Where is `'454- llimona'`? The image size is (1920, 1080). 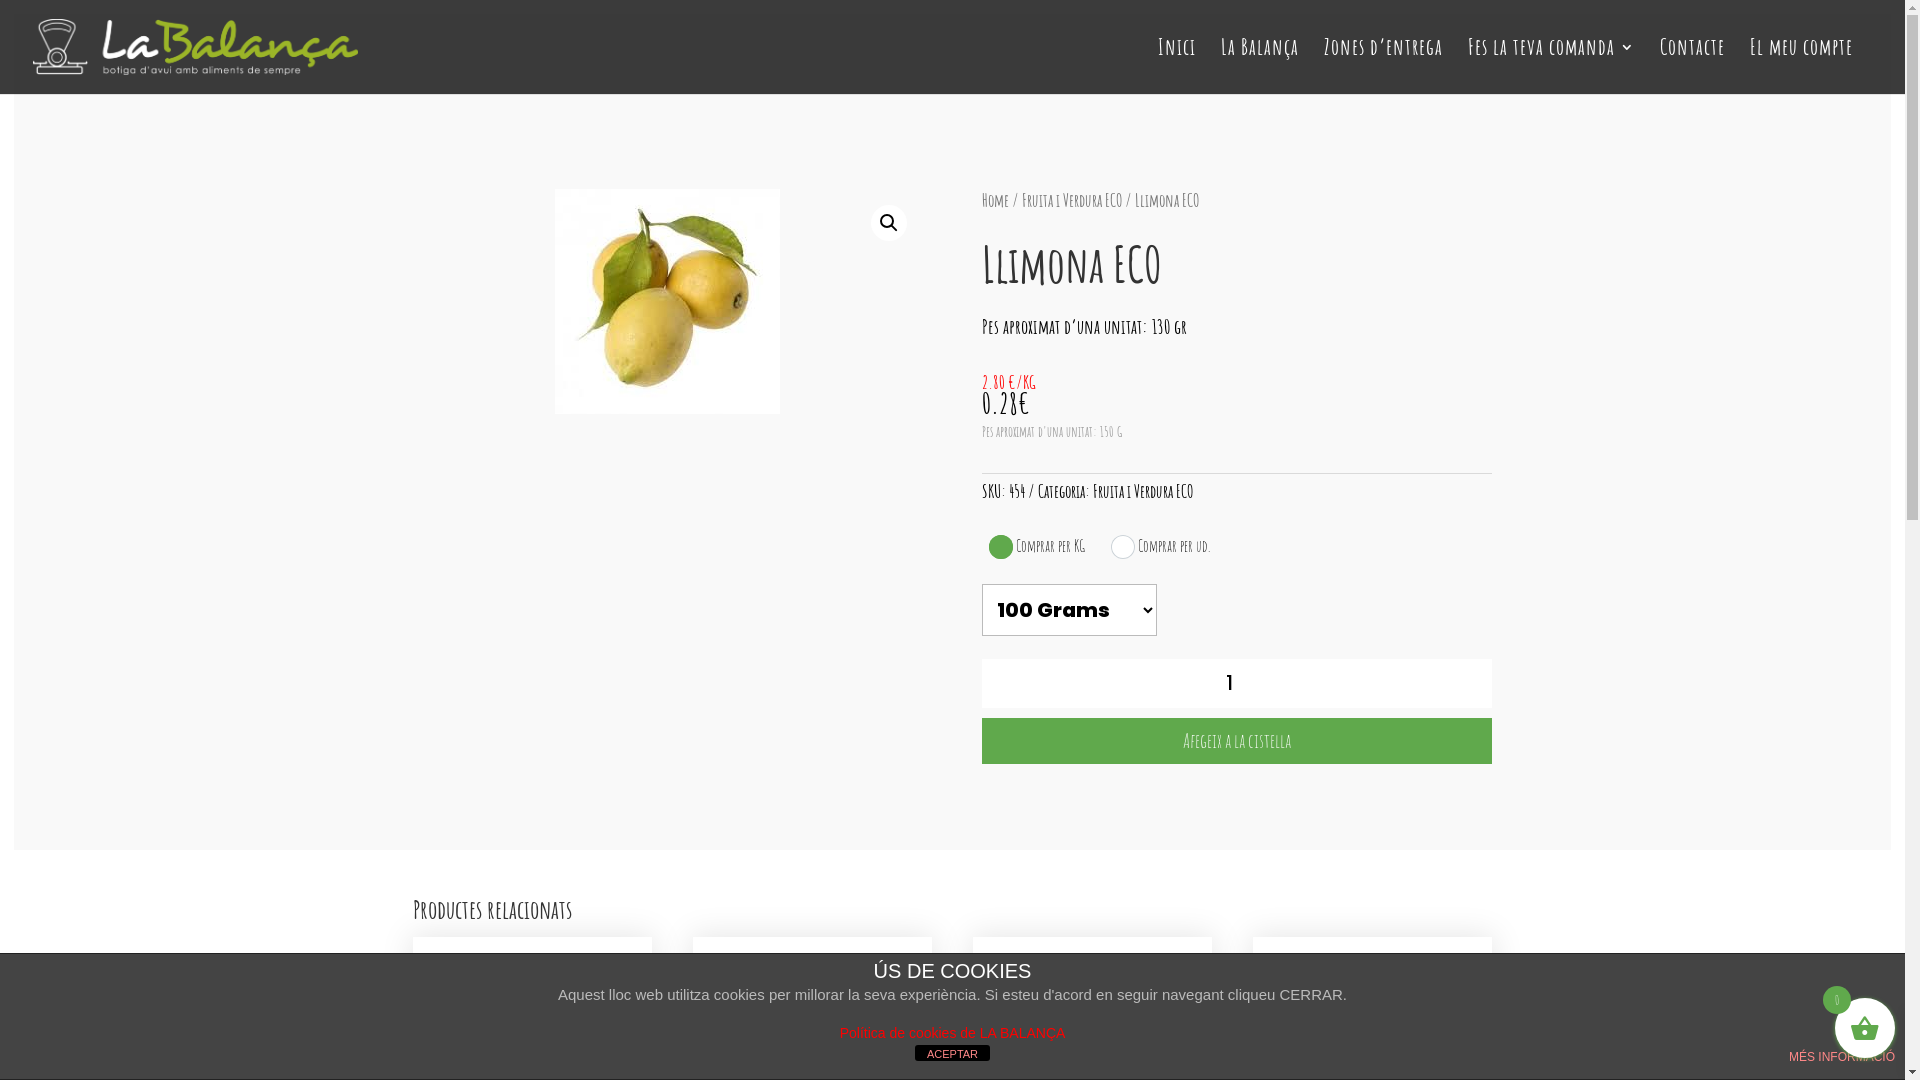
'454- llimona' is located at coordinates (667, 301).